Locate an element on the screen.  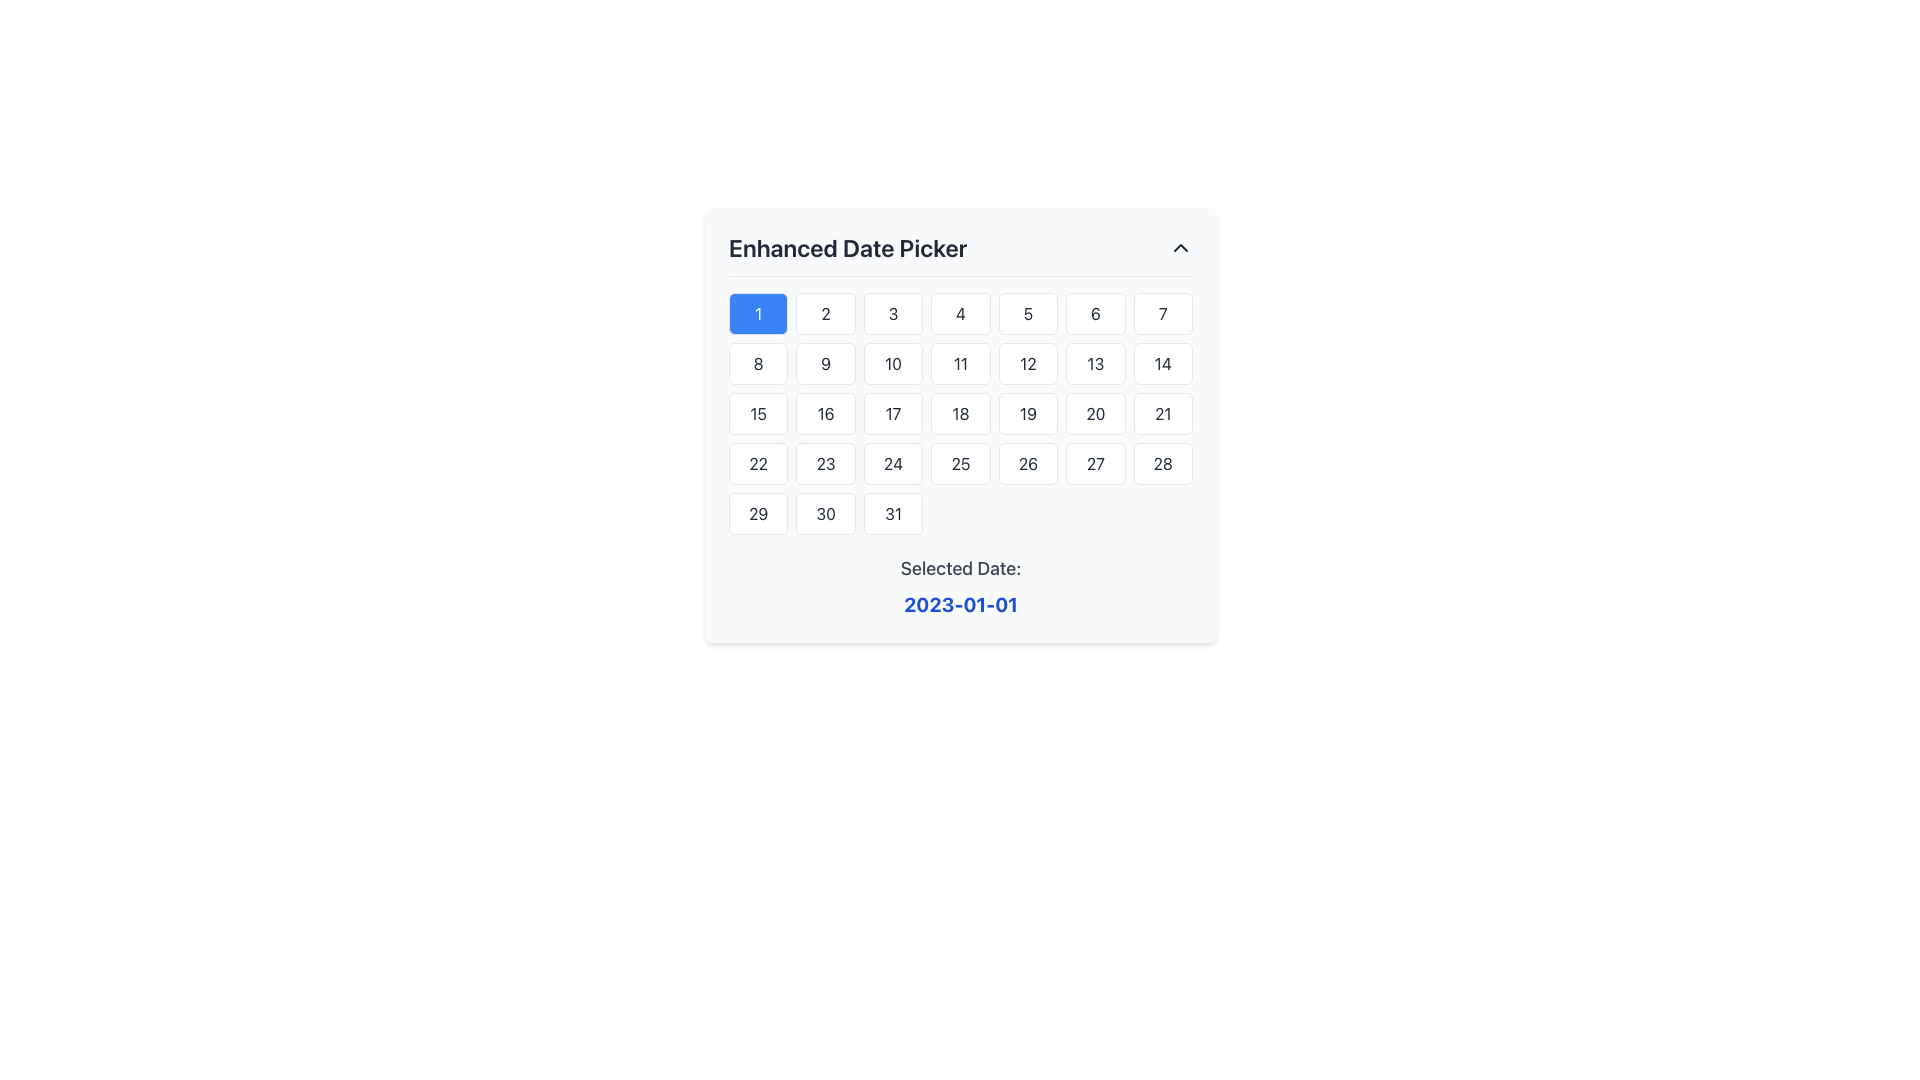
the Text display that shows the currently selected date, located below the 'Selected Date:' text component and centered in the interface is located at coordinates (960, 604).